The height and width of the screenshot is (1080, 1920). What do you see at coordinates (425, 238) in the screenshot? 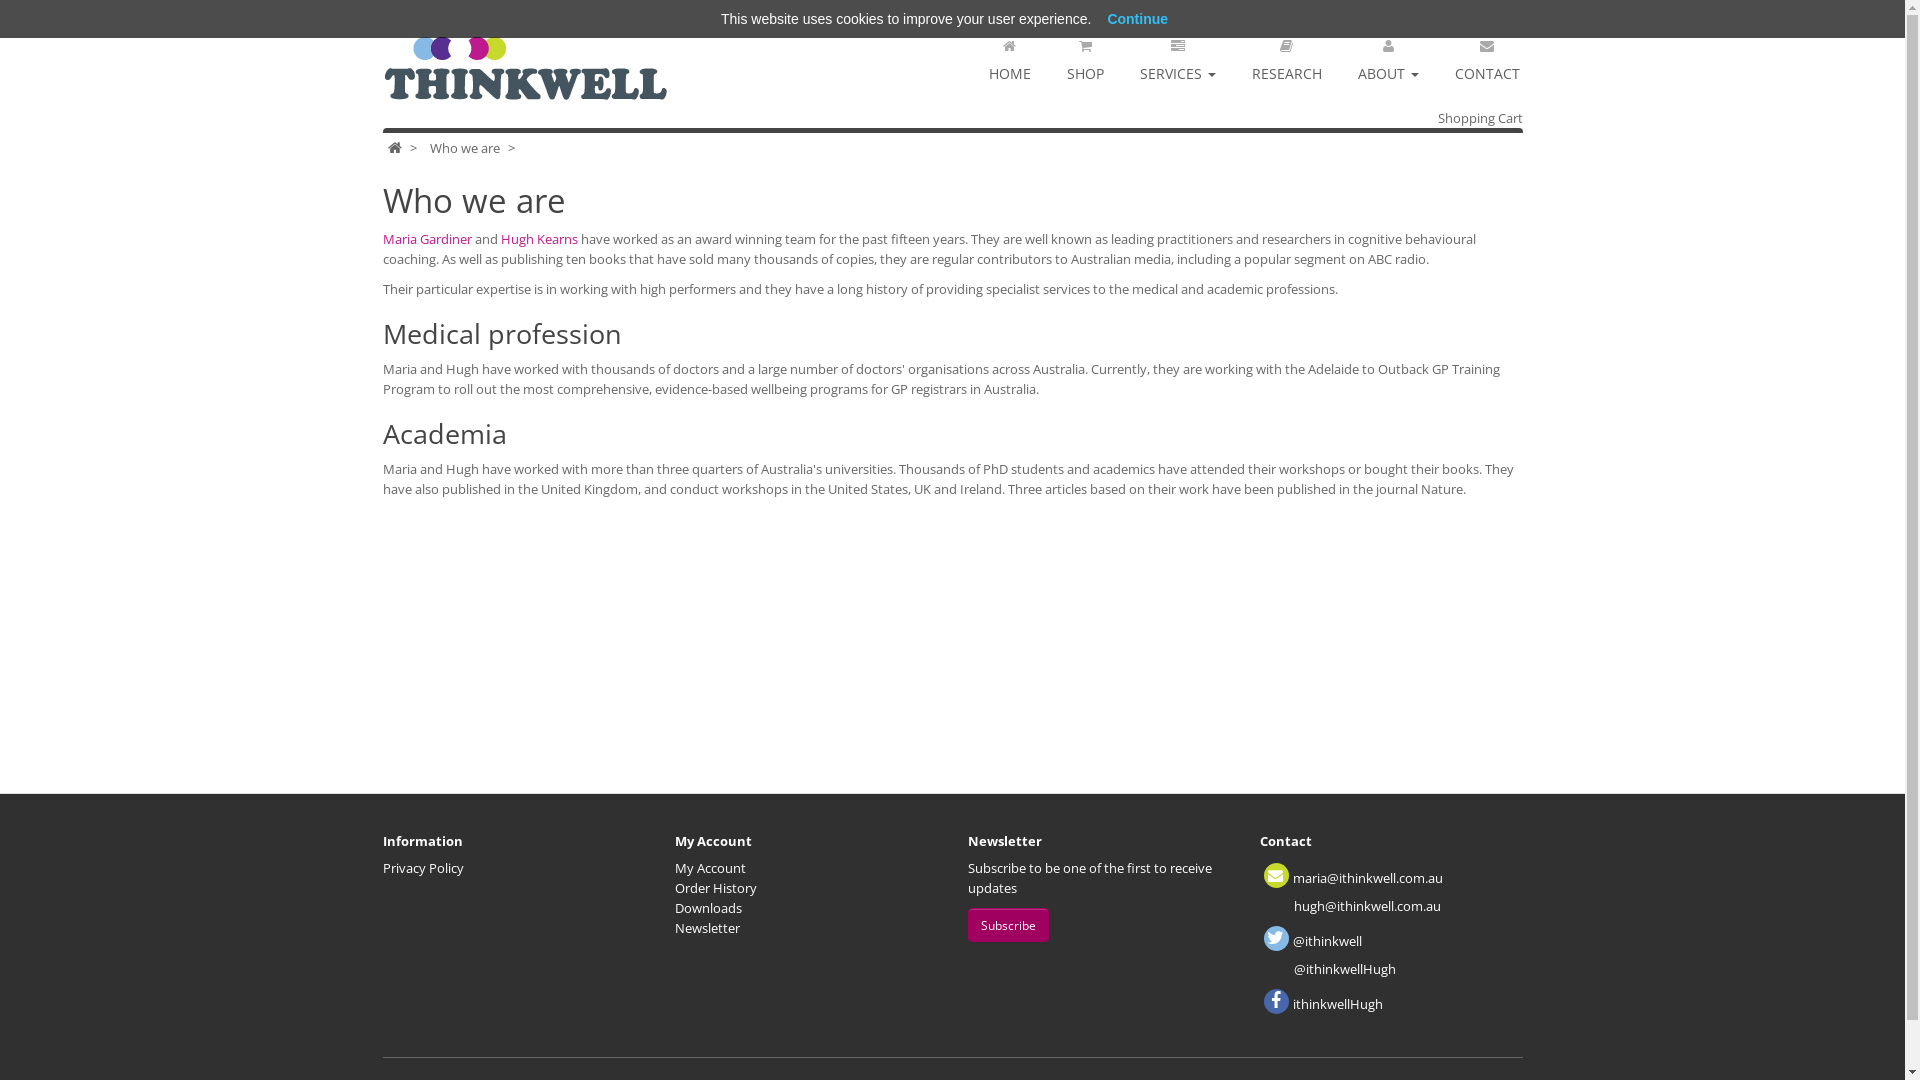
I see `'Maria Gardiner'` at bounding box center [425, 238].